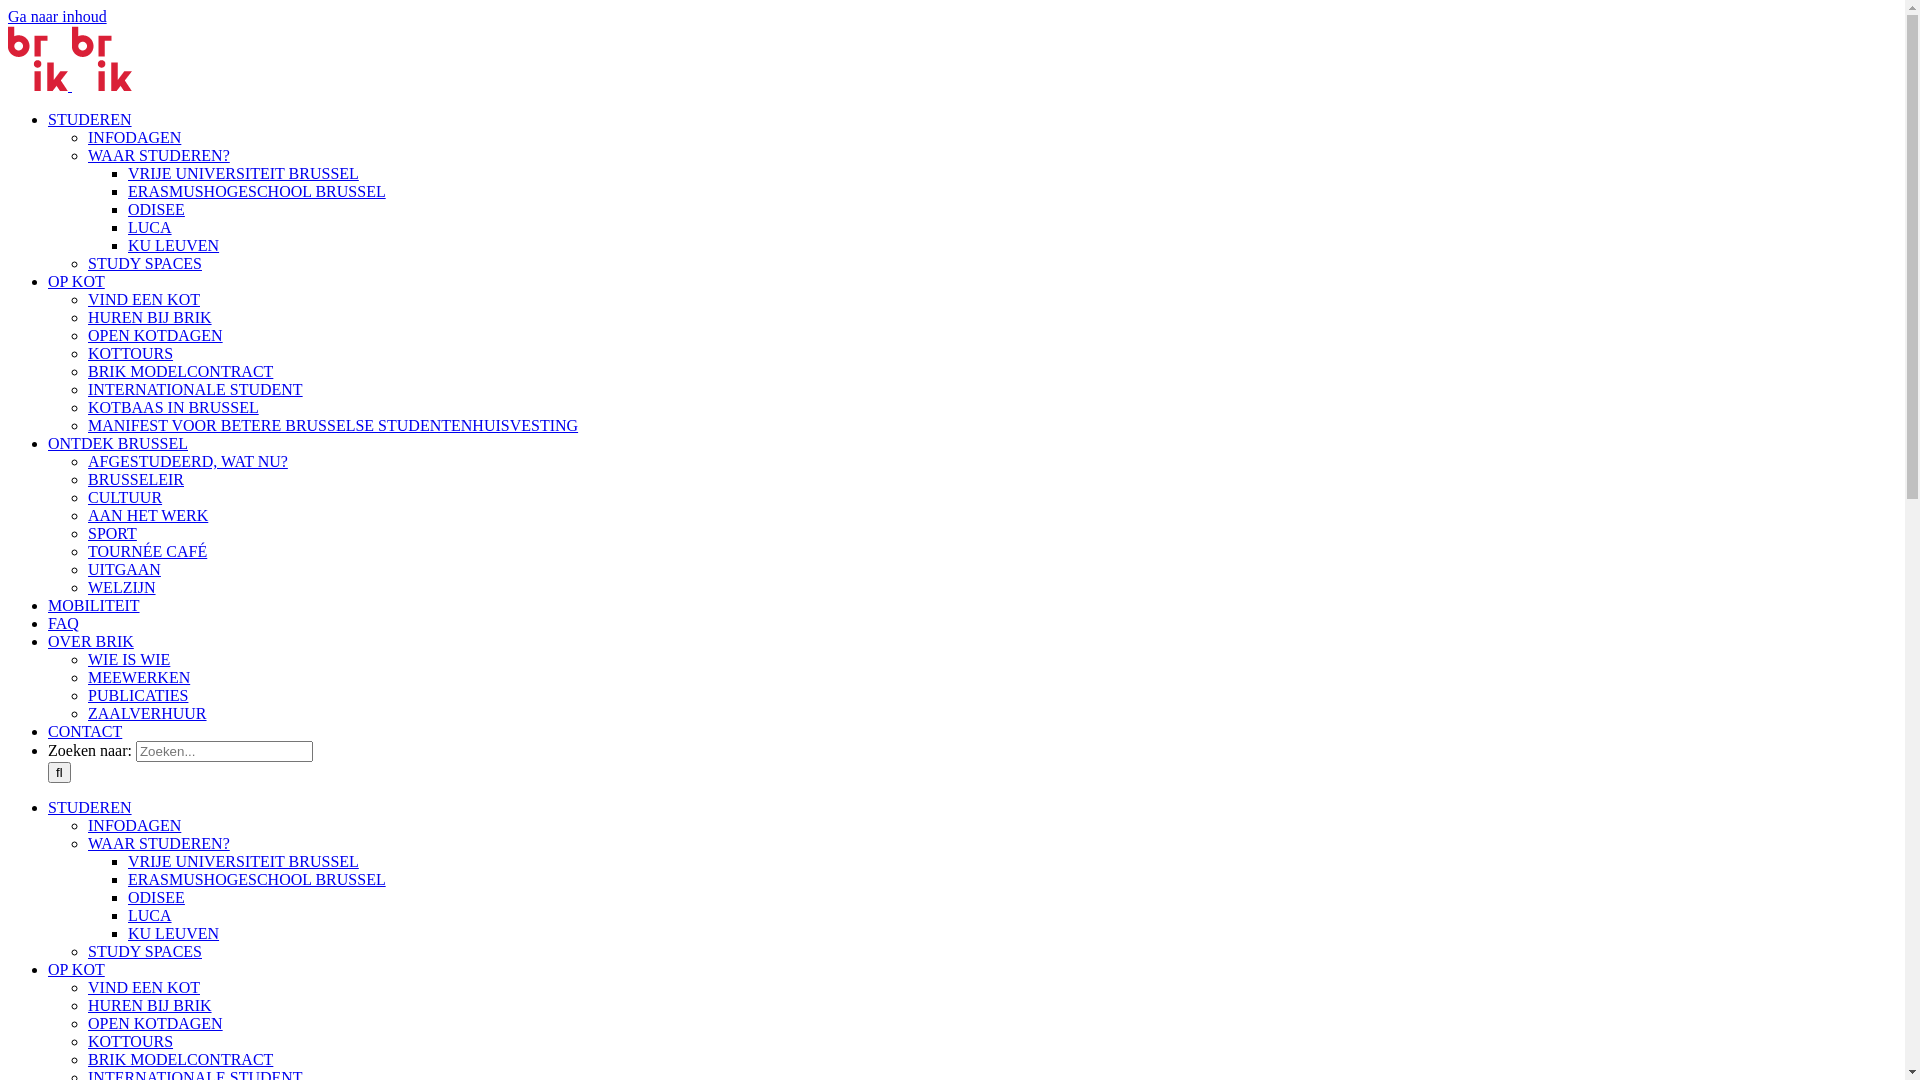 This screenshot has height=1080, width=1920. I want to click on 'STUDEREN', so click(48, 806).